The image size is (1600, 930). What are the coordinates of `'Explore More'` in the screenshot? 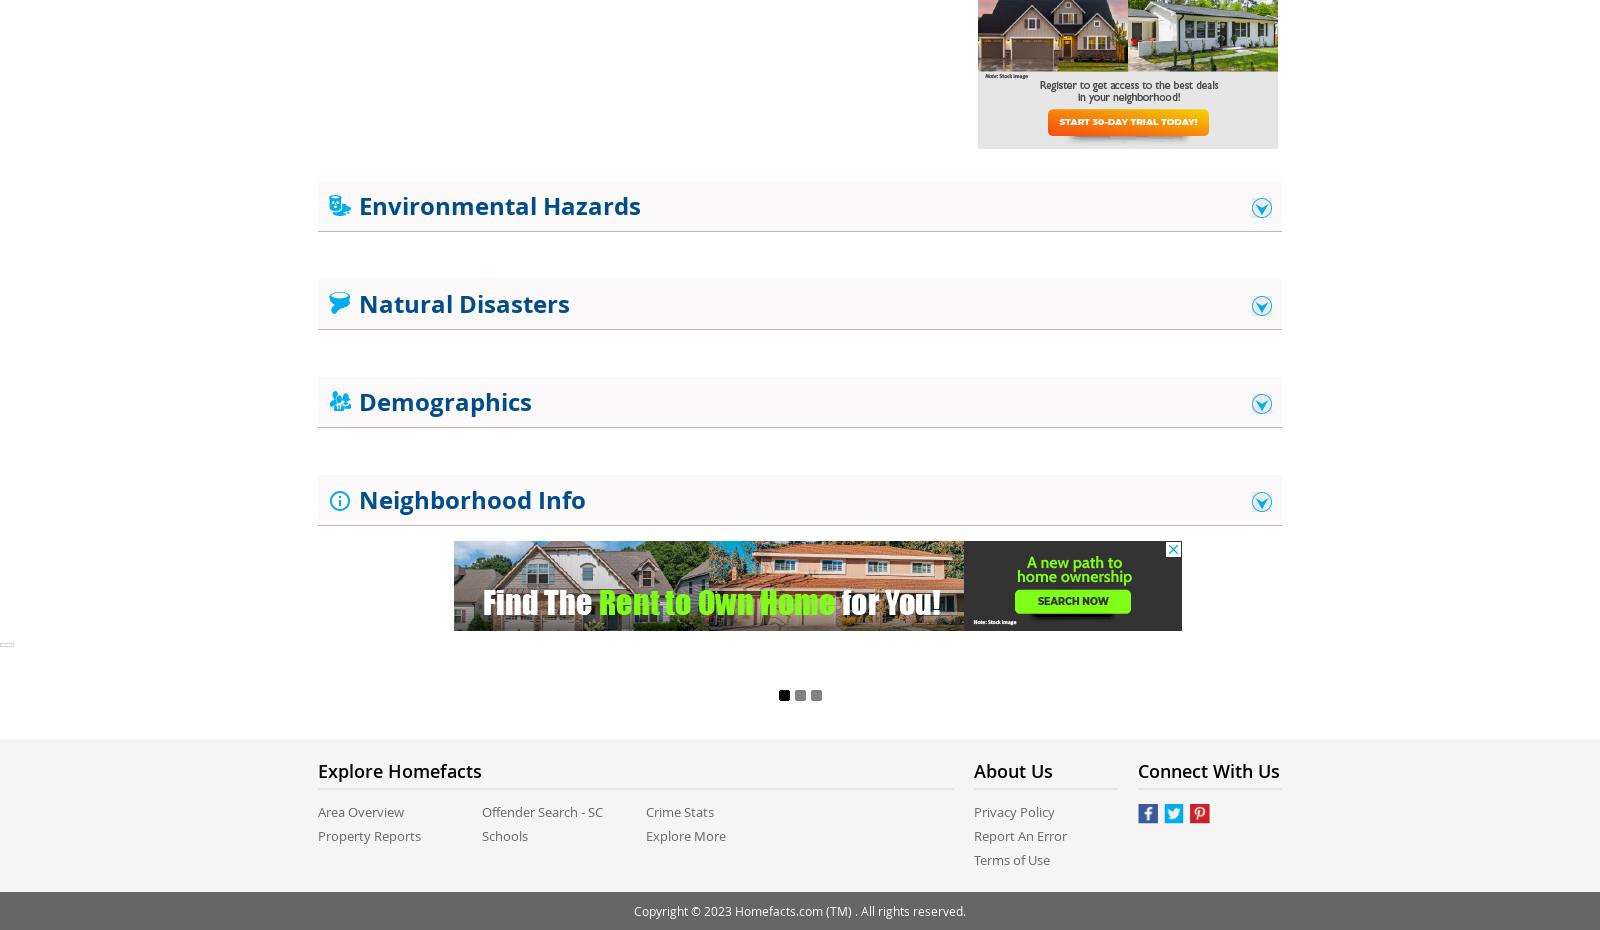 It's located at (685, 834).